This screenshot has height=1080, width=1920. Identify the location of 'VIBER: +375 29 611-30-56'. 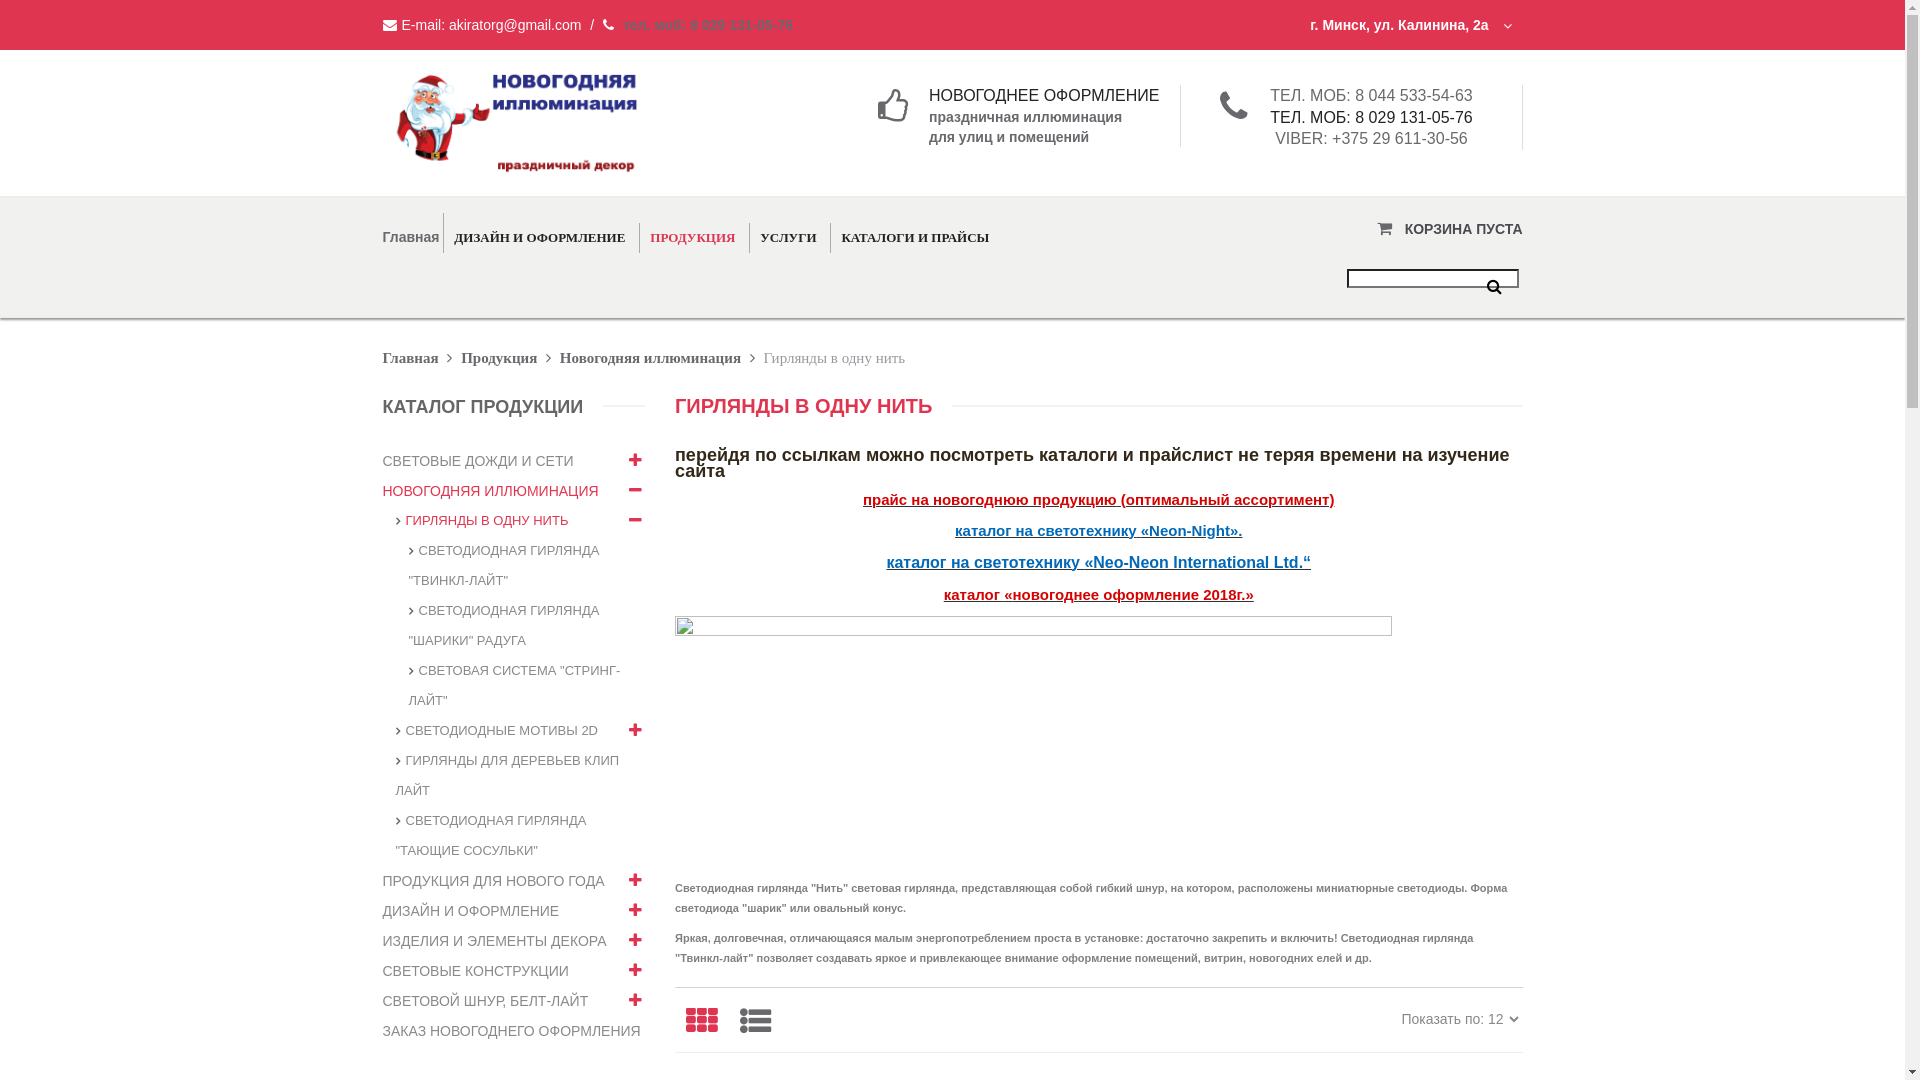
(1370, 137).